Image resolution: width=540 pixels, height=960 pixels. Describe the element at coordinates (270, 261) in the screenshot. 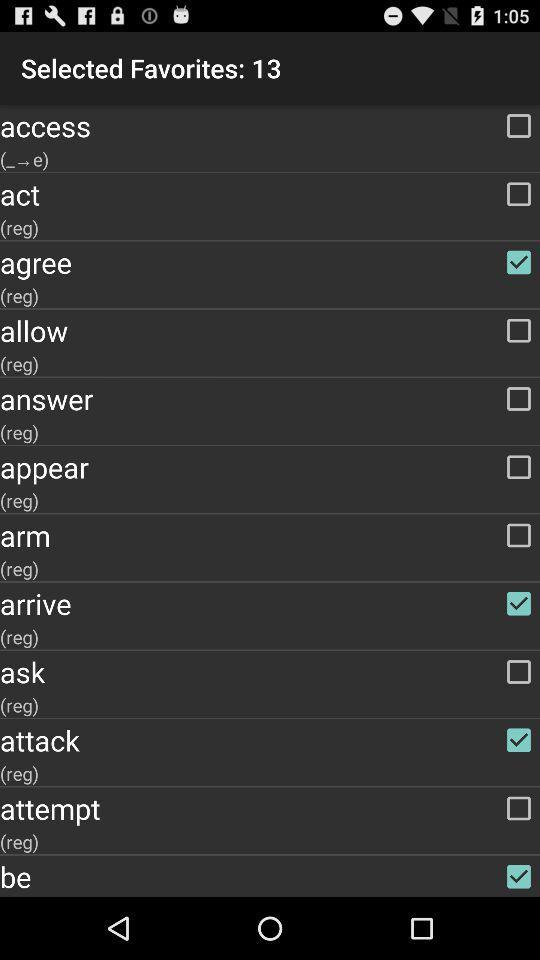

I see `agree` at that location.